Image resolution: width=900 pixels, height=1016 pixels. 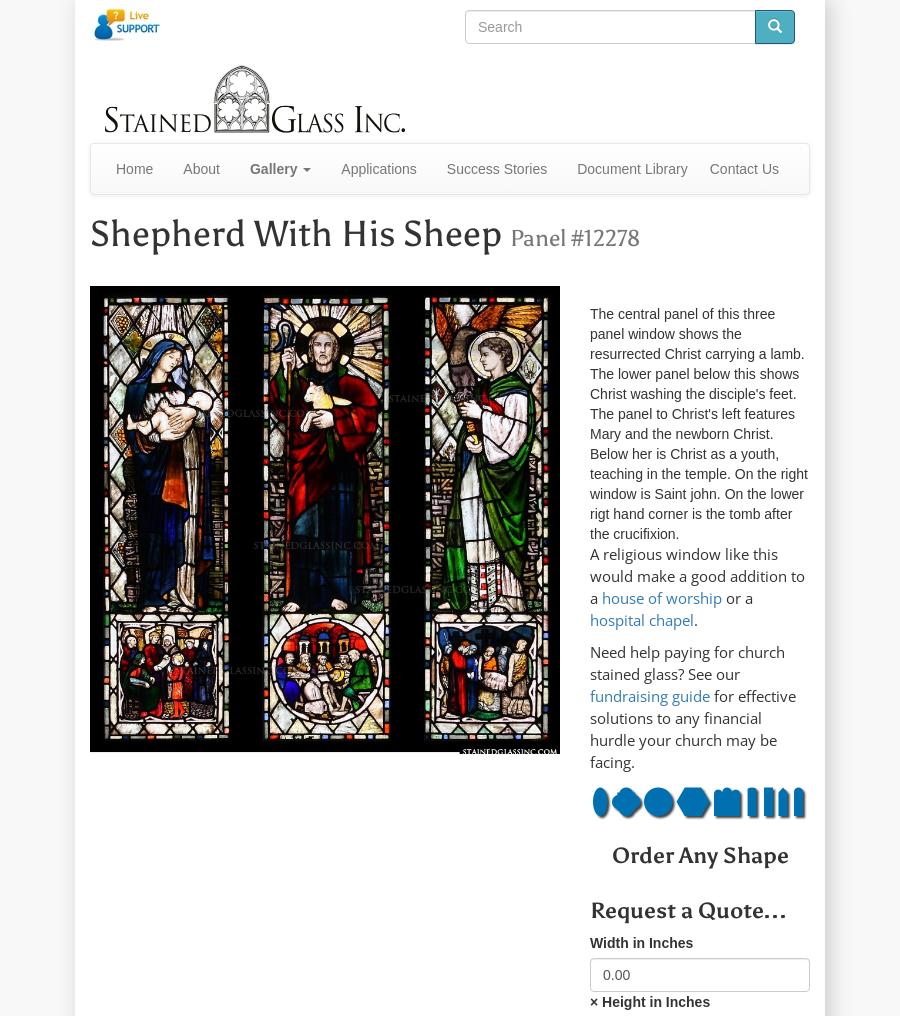 What do you see at coordinates (590, 1001) in the screenshot?
I see `'× Height in Inches'` at bounding box center [590, 1001].